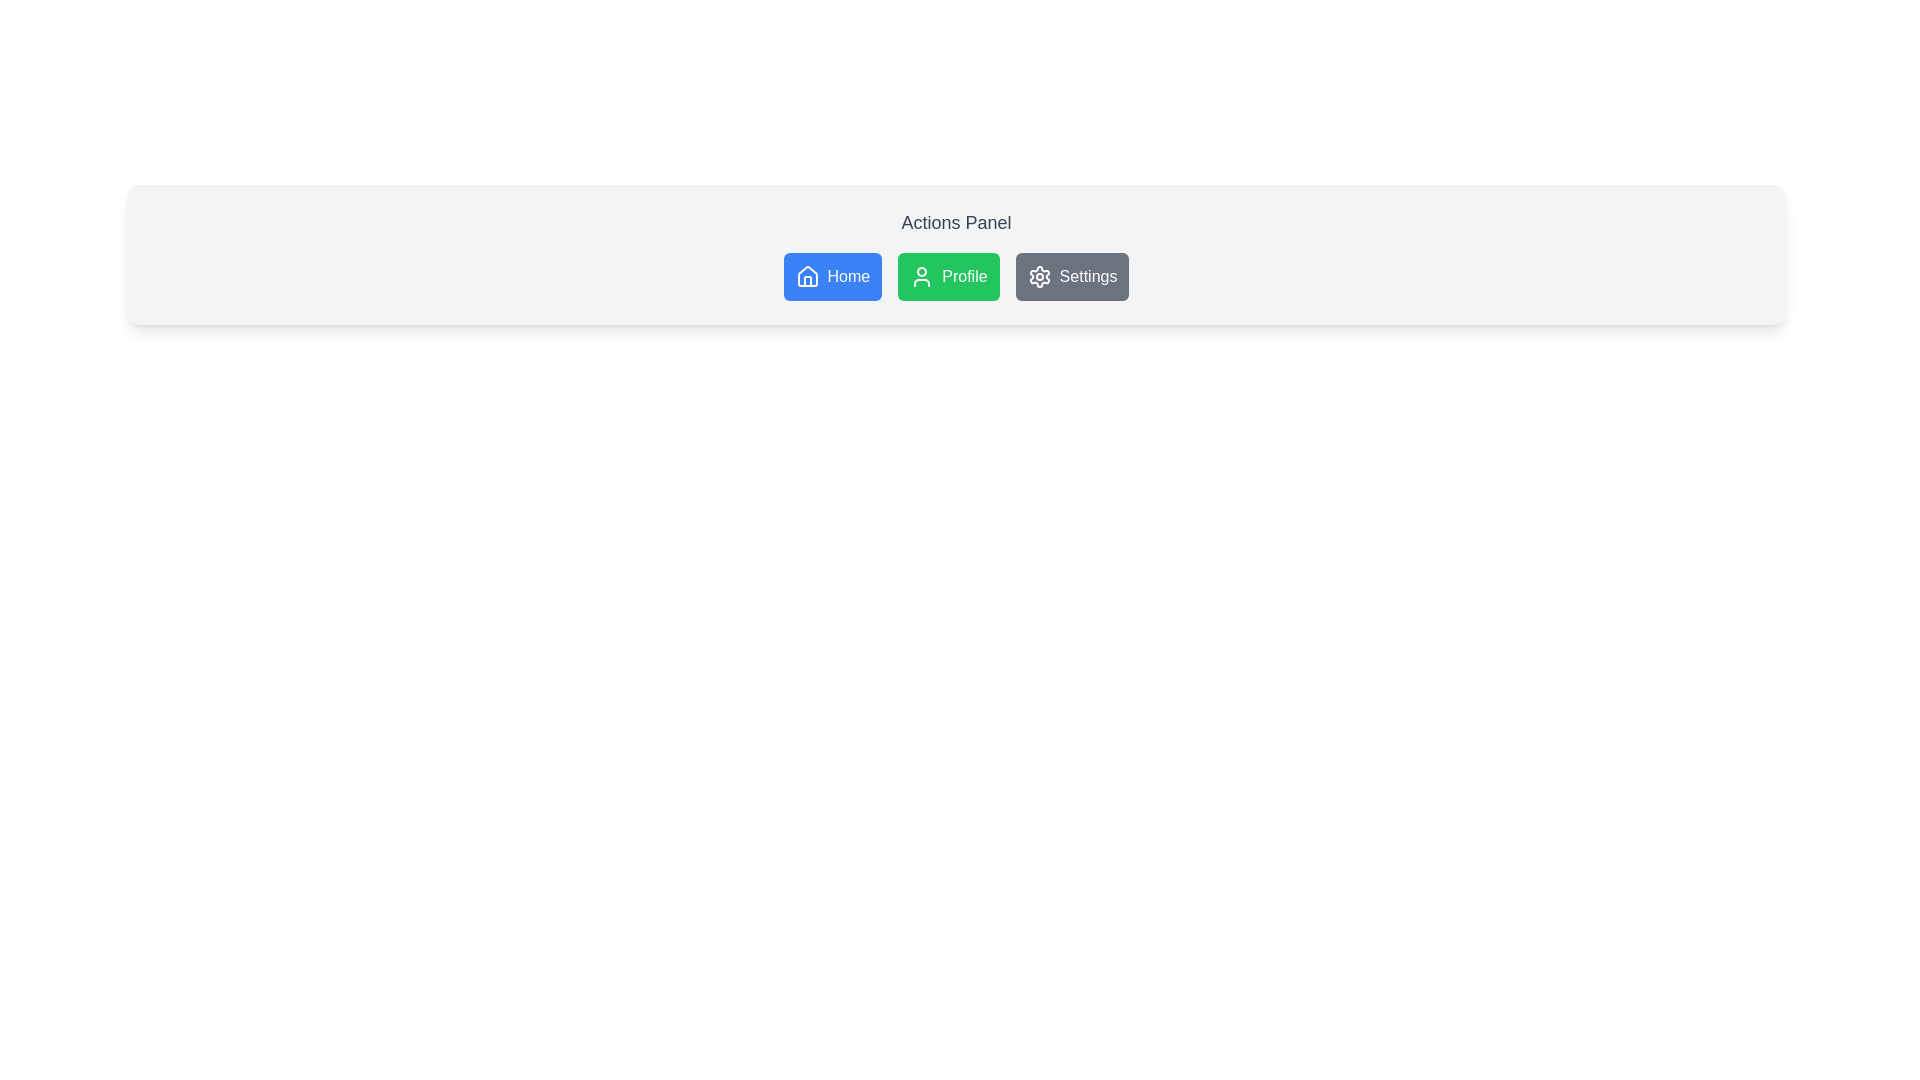 This screenshot has height=1080, width=1920. What do you see at coordinates (921, 277) in the screenshot?
I see `the SVG Icon representing the user or profile section inside the green 'Profile' button, which is centrally aligned in the 'Actions Panel'` at bounding box center [921, 277].